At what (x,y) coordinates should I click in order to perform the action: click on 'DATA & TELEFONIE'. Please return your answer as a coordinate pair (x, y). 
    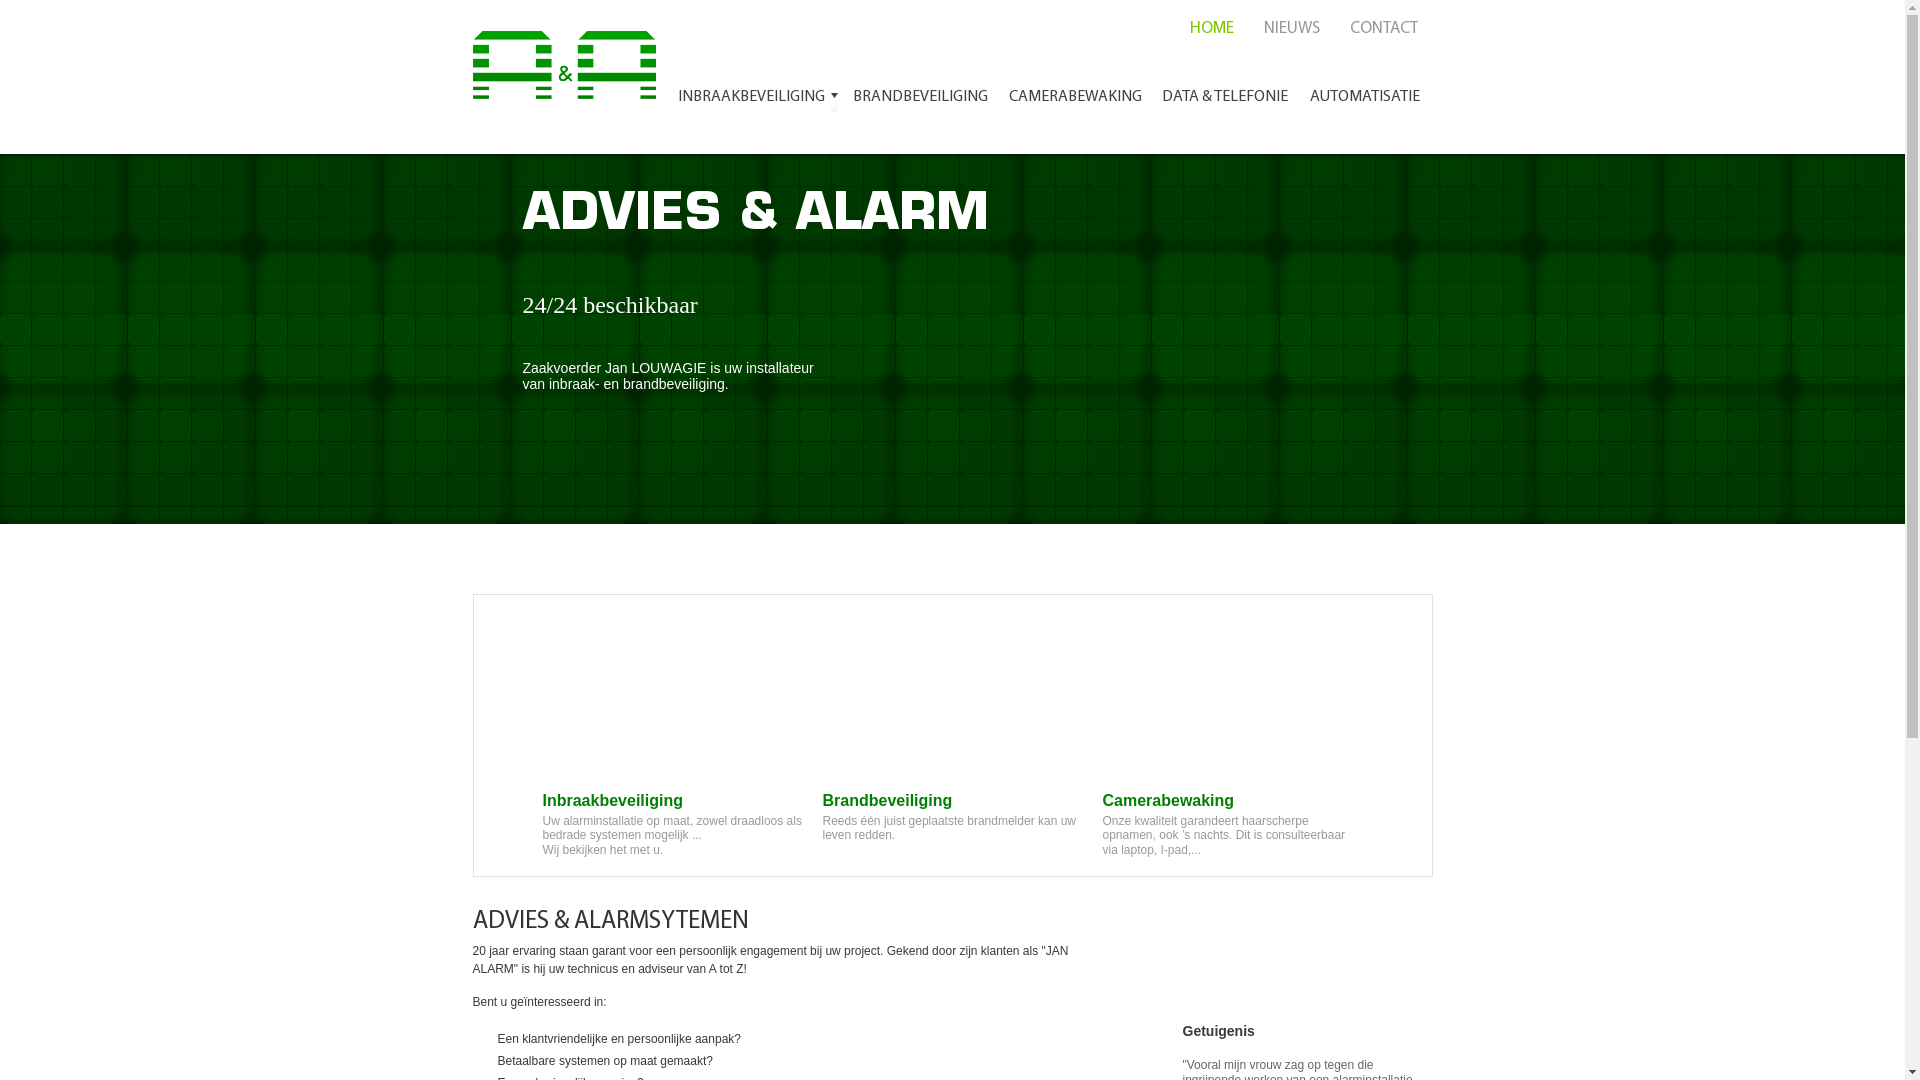
    Looking at the image, I should click on (1223, 100).